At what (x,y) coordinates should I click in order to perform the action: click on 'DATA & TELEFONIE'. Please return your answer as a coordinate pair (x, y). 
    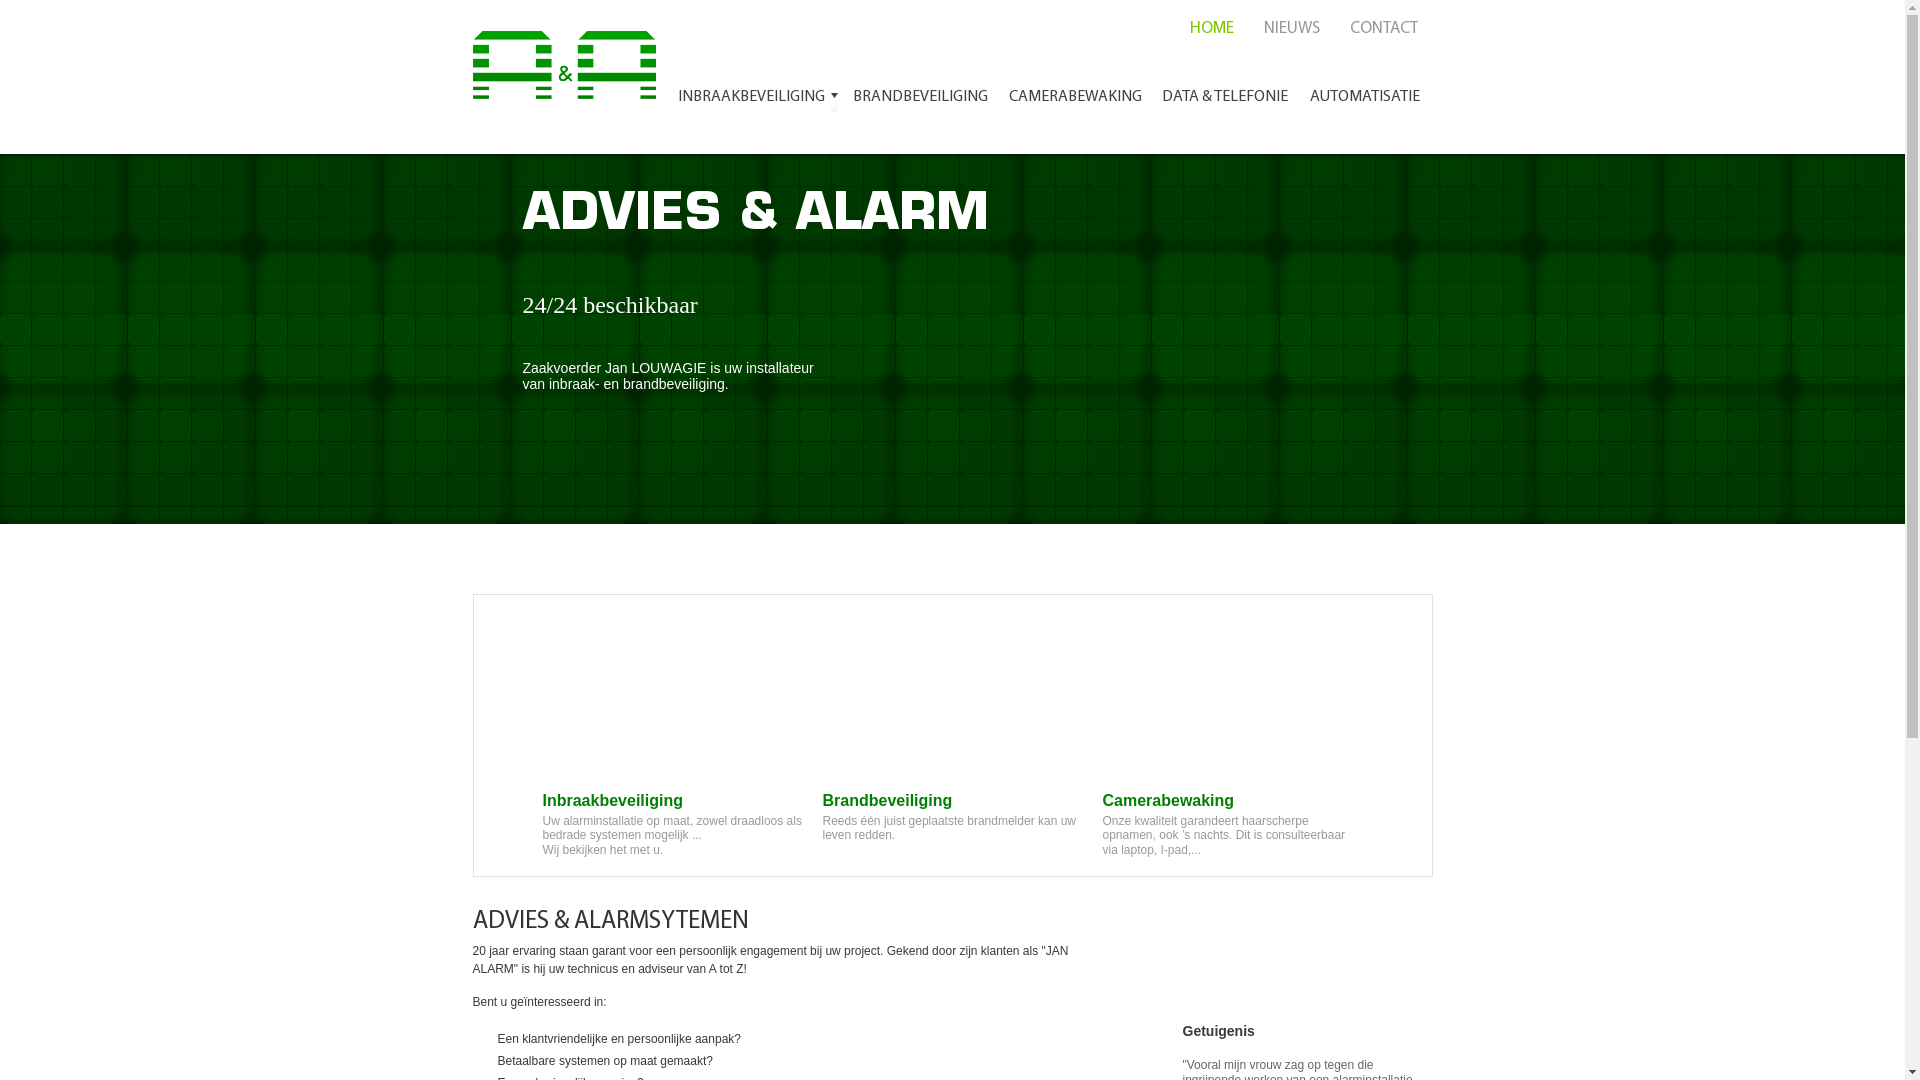
    Looking at the image, I should click on (1223, 100).